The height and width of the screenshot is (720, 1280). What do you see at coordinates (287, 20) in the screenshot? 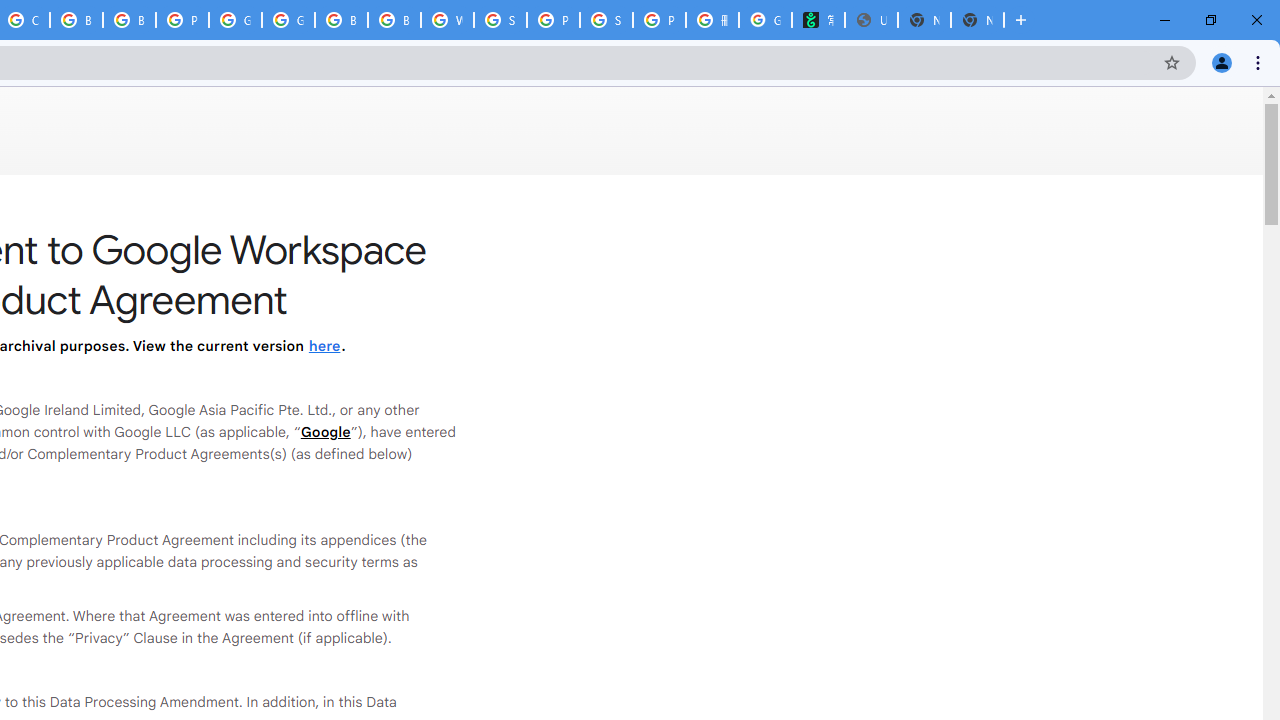
I see `'Google Cloud Platform'` at bounding box center [287, 20].